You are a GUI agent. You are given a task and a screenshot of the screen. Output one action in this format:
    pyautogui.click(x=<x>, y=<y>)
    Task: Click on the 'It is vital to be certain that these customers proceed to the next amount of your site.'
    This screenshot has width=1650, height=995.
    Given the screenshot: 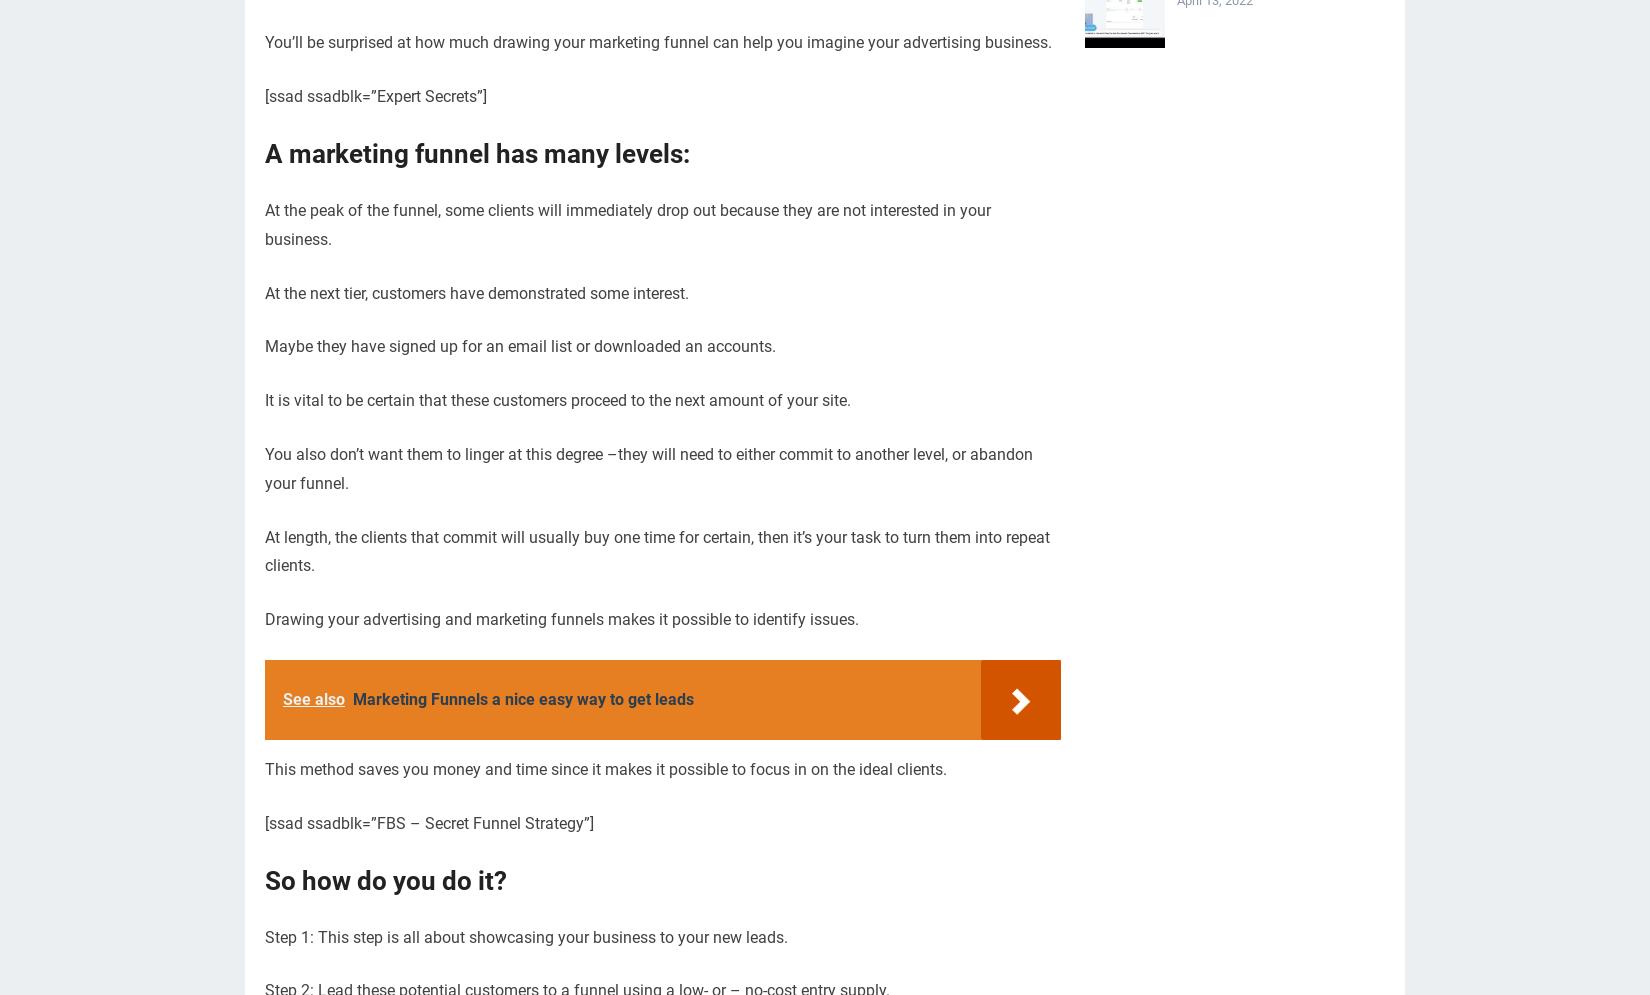 What is the action you would take?
    pyautogui.click(x=557, y=400)
    